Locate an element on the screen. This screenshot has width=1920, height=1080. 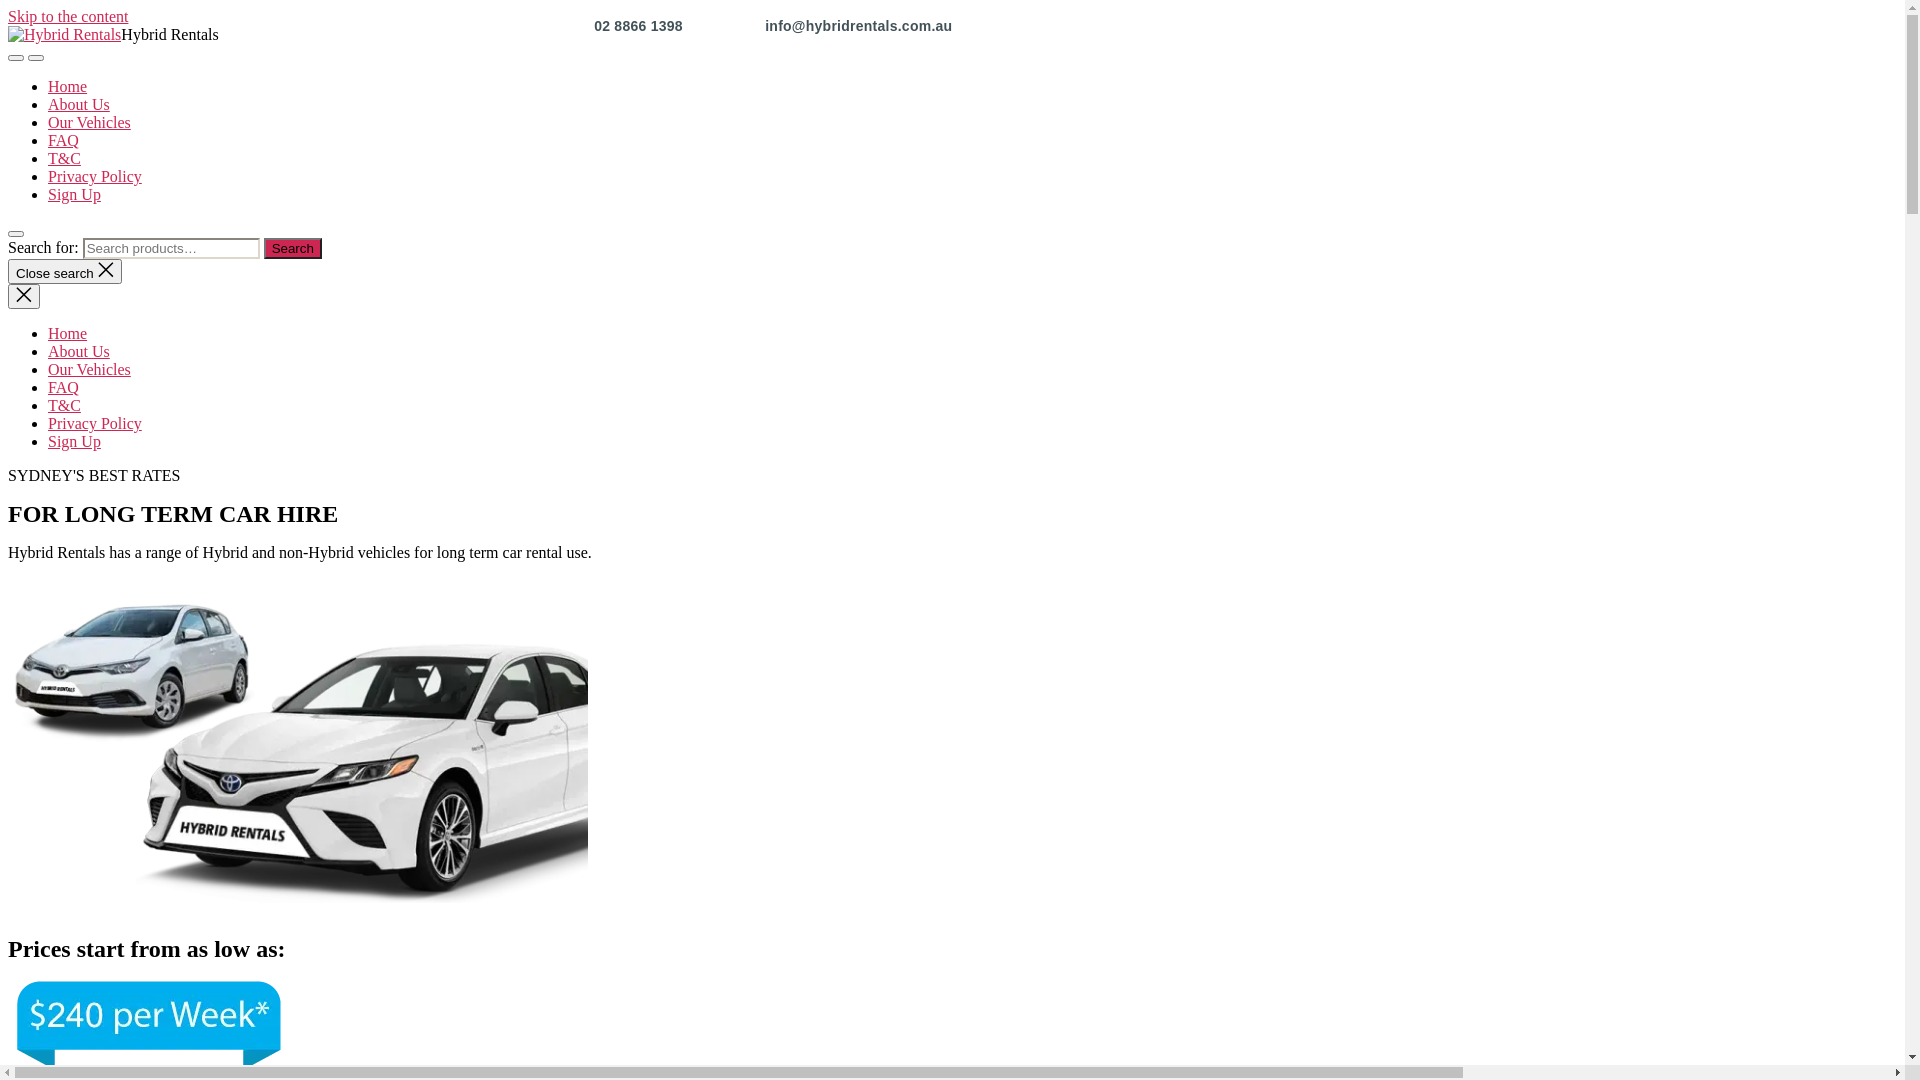
'Sign Up' is located at coordinates (74, 194).